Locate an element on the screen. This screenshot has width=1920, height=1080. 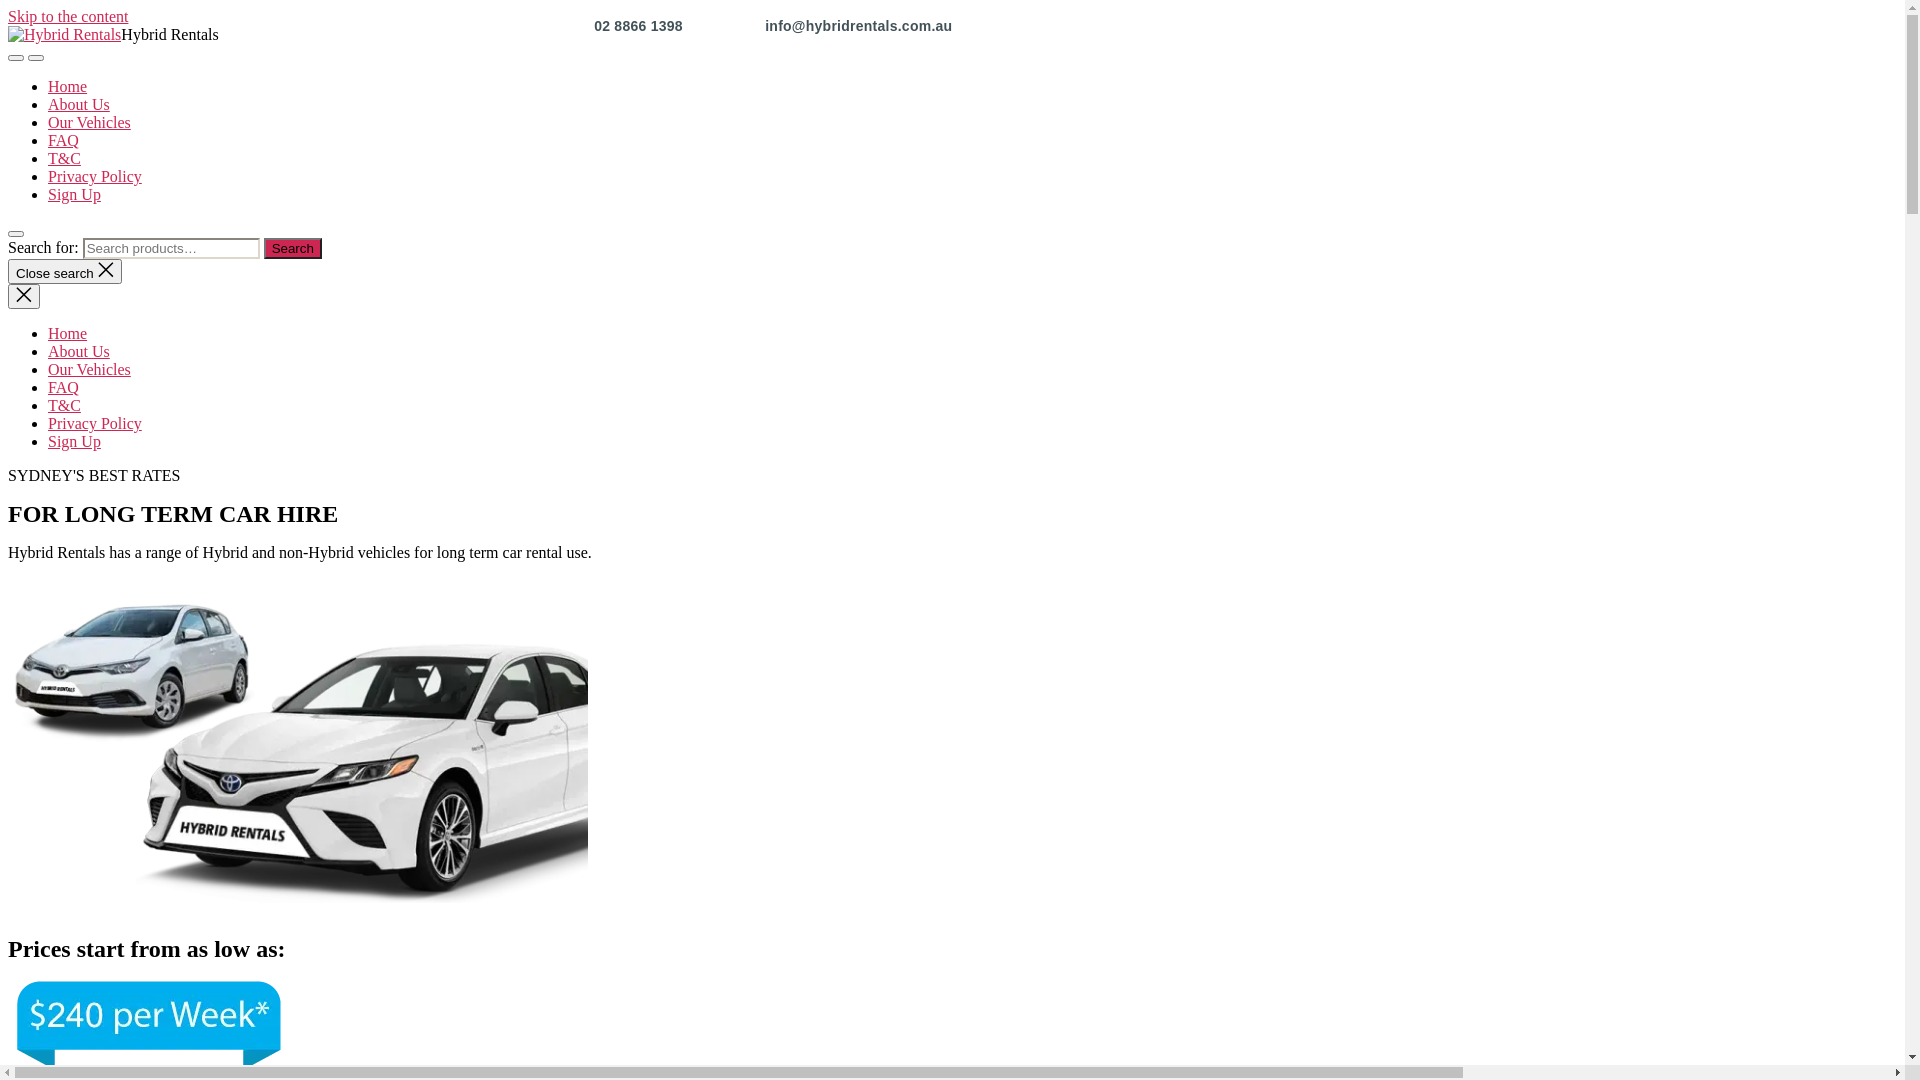
'Sign Up' is located at coordinates (74, 194).